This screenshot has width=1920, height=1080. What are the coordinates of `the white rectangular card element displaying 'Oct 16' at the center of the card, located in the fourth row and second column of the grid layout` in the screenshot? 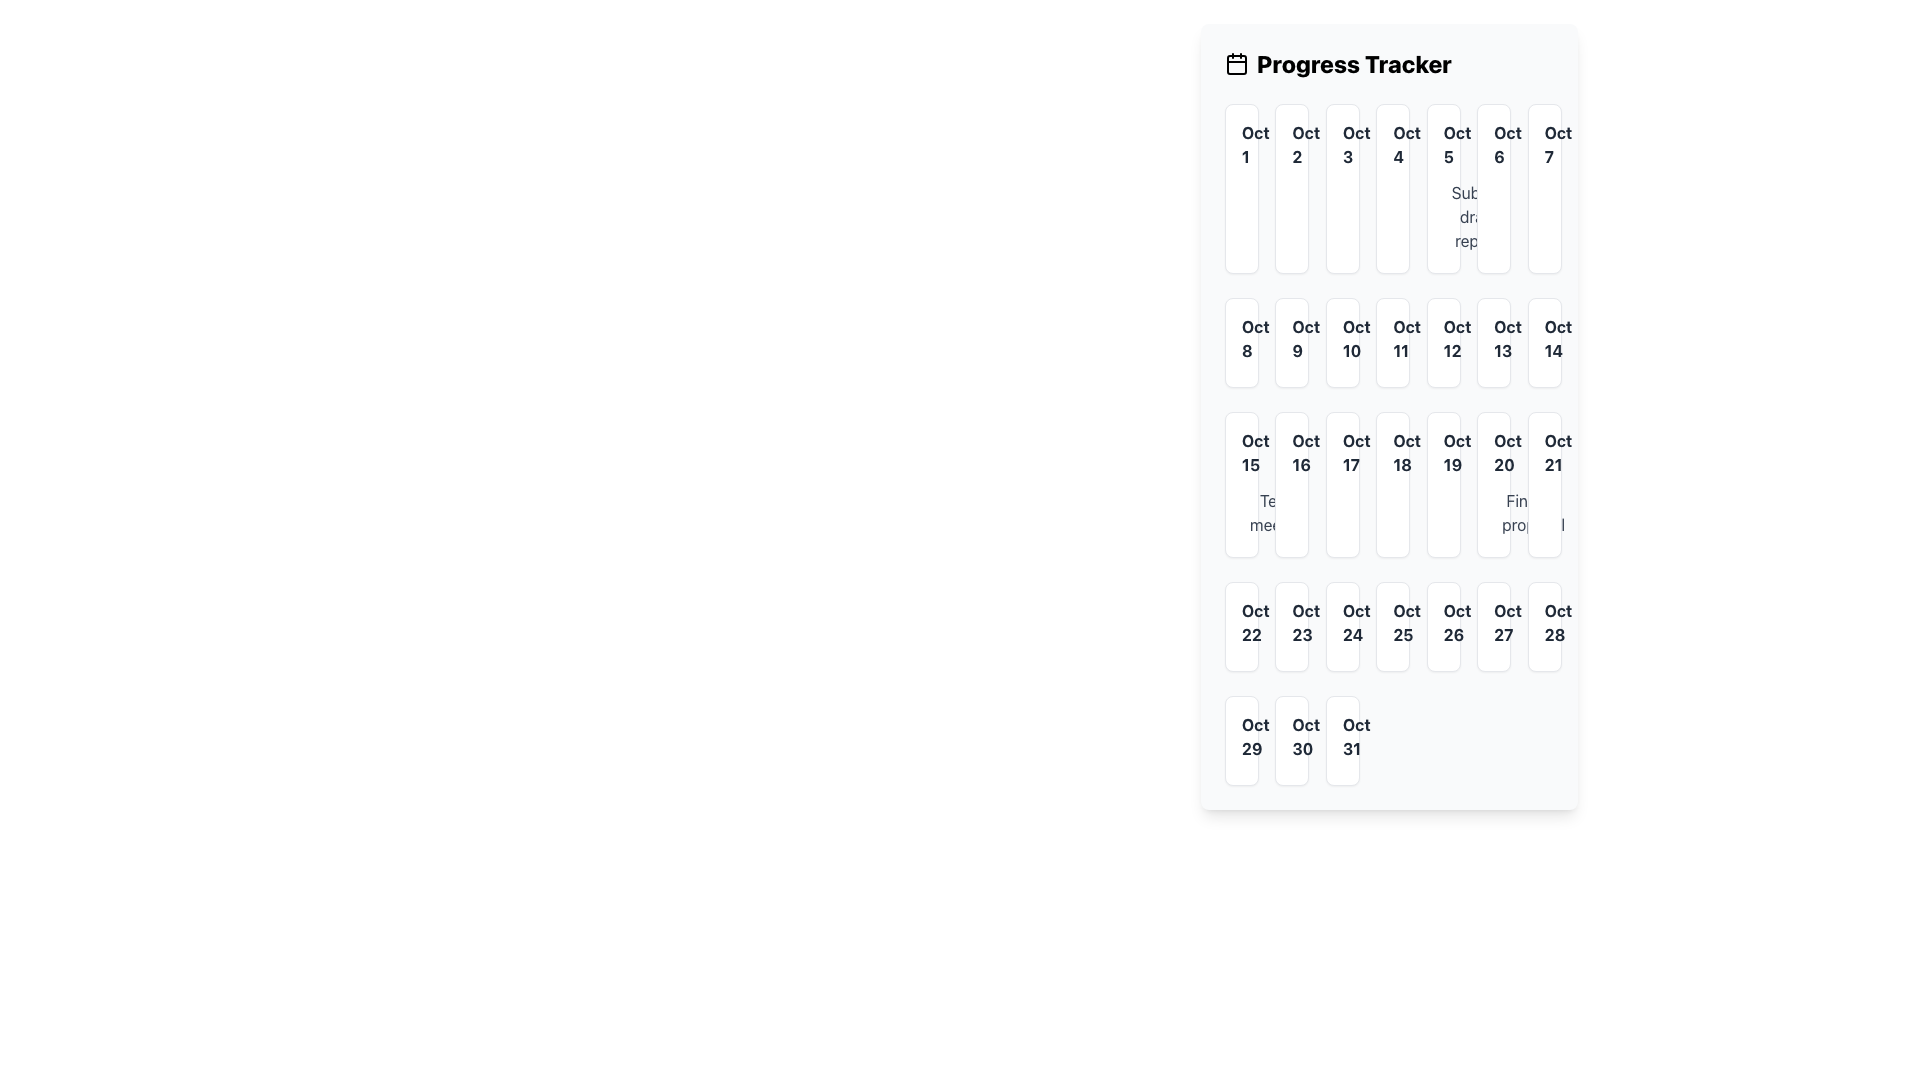 It's located at (1292, 485).